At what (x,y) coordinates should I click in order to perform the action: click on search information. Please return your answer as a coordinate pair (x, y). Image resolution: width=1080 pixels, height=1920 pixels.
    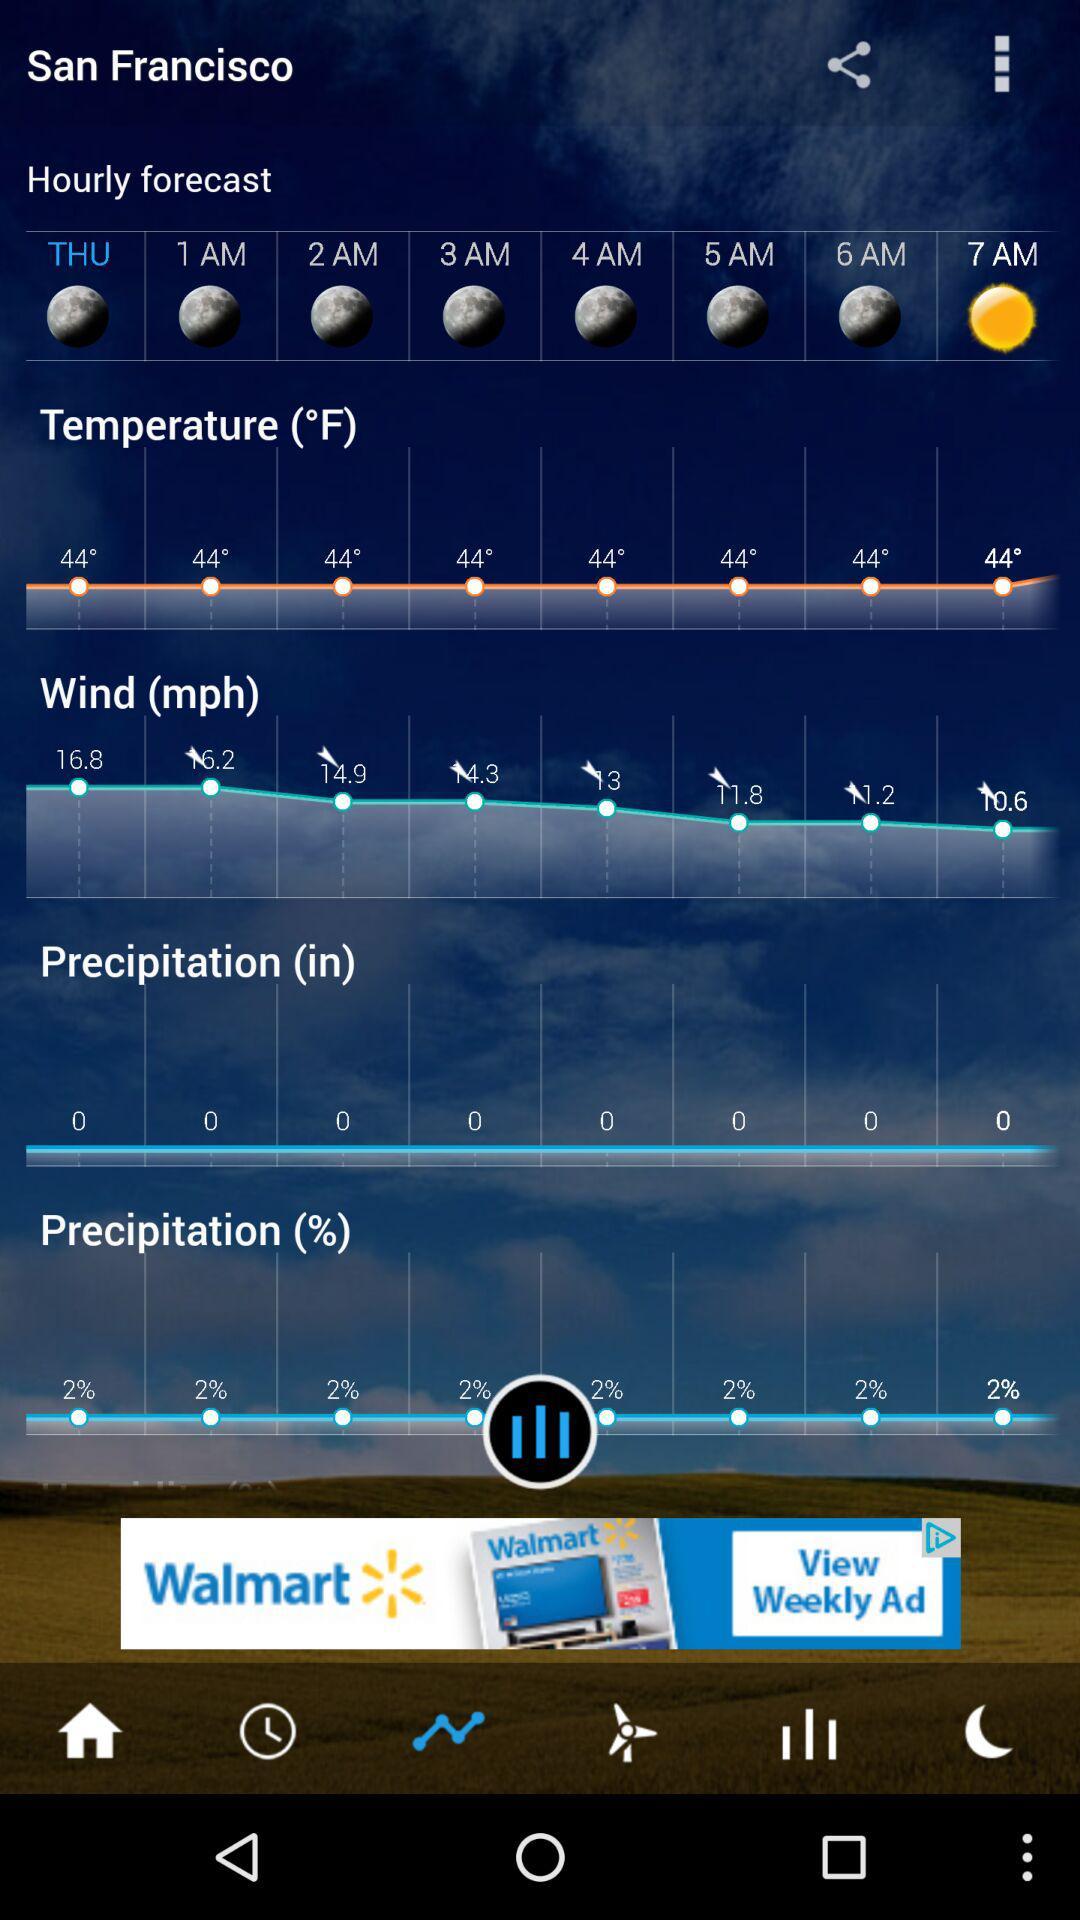
    Looking at the image, I should click on (1002, 63).